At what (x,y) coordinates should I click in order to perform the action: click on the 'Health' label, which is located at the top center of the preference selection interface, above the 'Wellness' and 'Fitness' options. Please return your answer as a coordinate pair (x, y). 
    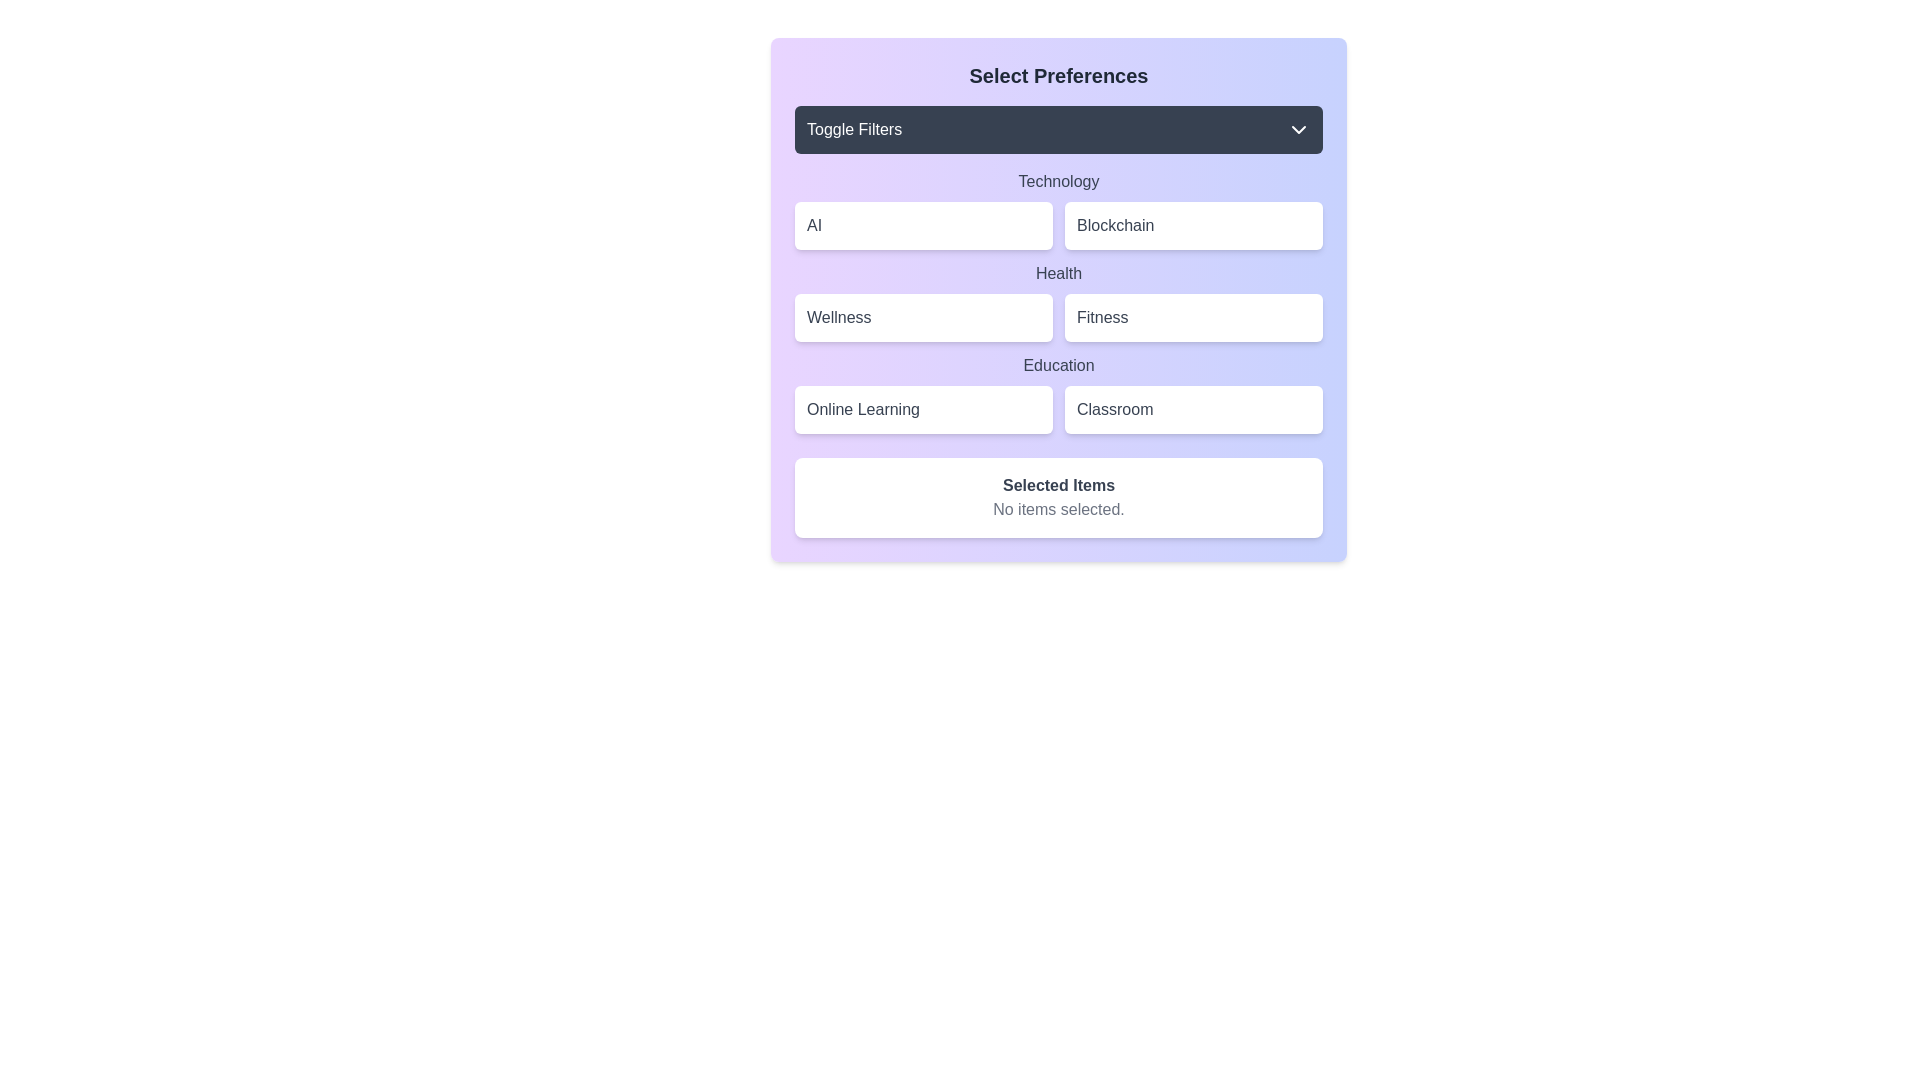
    Looking at the image, I should click on (1058, 273).